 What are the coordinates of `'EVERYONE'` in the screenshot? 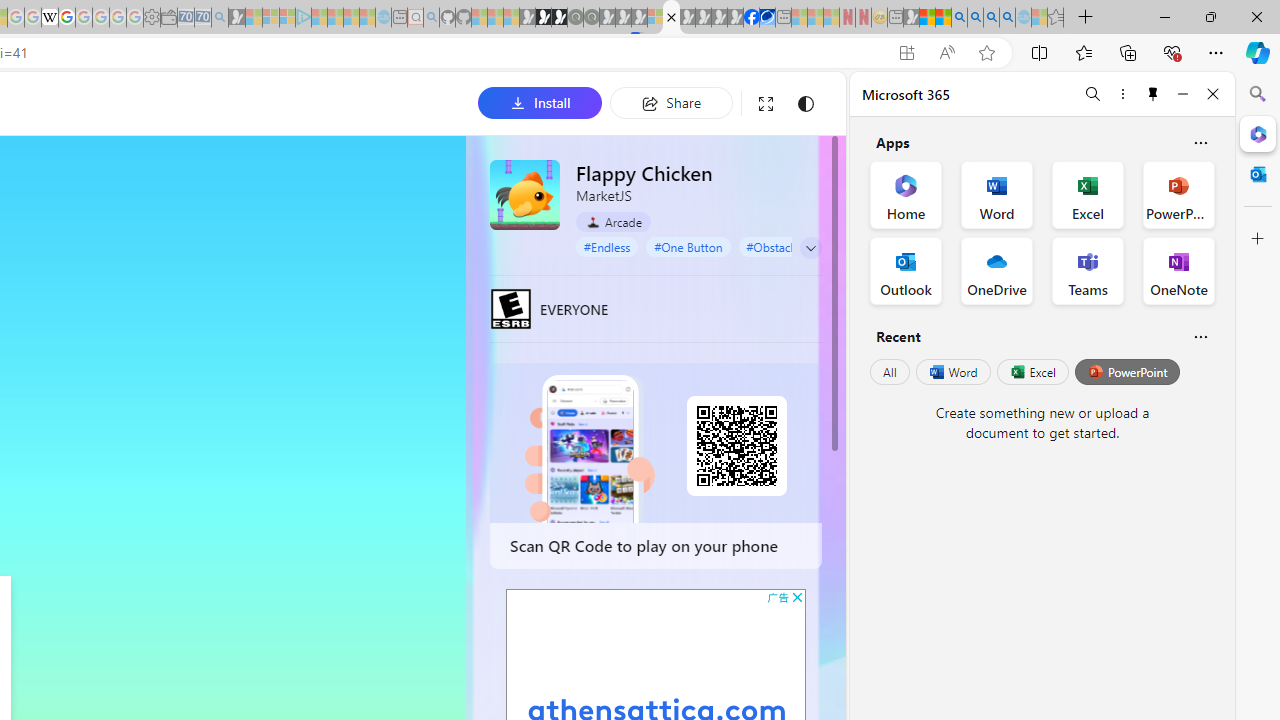 It's located at (511, 308).